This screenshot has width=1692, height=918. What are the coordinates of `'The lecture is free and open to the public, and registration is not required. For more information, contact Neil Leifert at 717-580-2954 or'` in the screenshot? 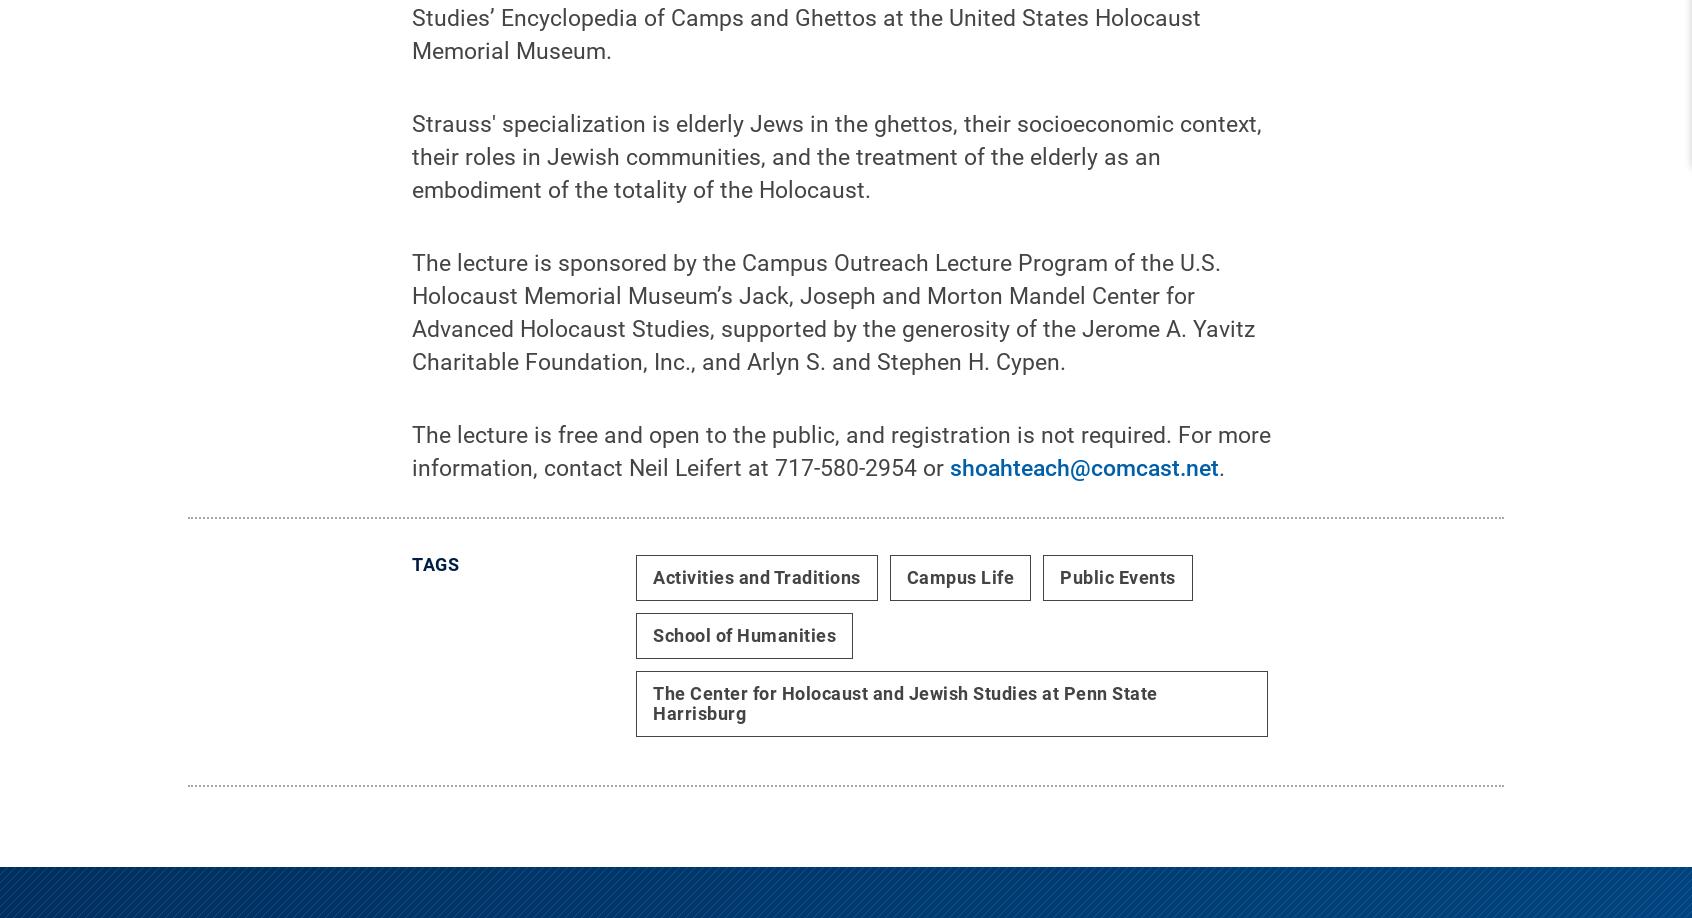 It's located at (841, 466).